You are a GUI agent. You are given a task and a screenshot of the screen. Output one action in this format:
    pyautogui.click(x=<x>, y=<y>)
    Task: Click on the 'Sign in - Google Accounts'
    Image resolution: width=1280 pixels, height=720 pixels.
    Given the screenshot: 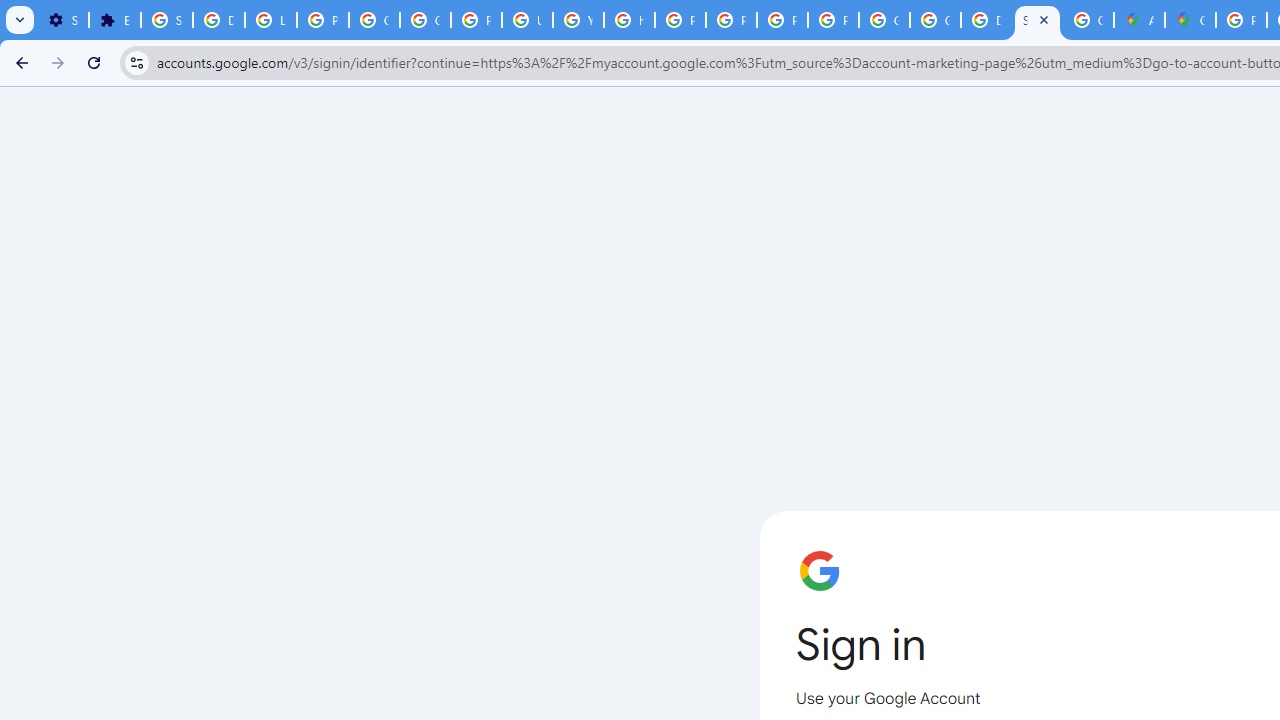 What is the action you would take?
    pyautogui.click(x=167, y=20)
    